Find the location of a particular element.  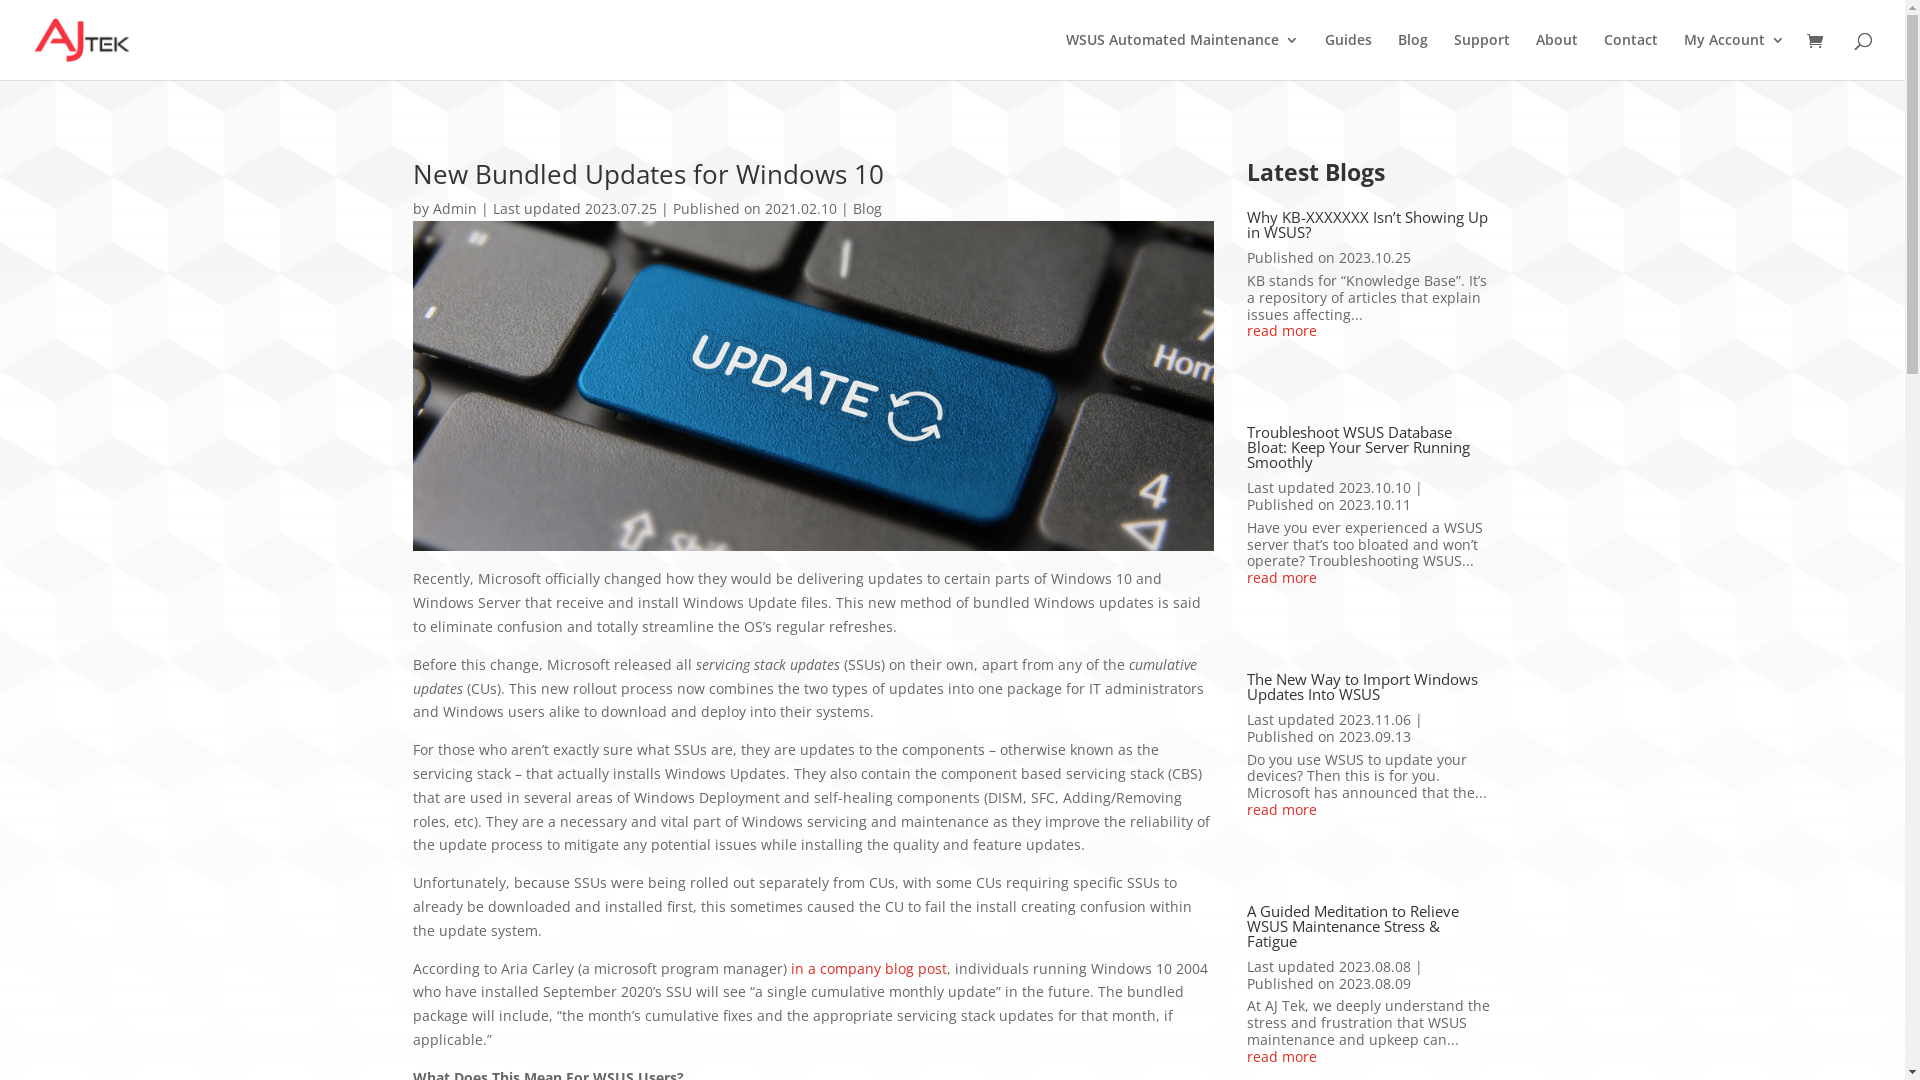

'word-image' is located at coordinates (812, 385).